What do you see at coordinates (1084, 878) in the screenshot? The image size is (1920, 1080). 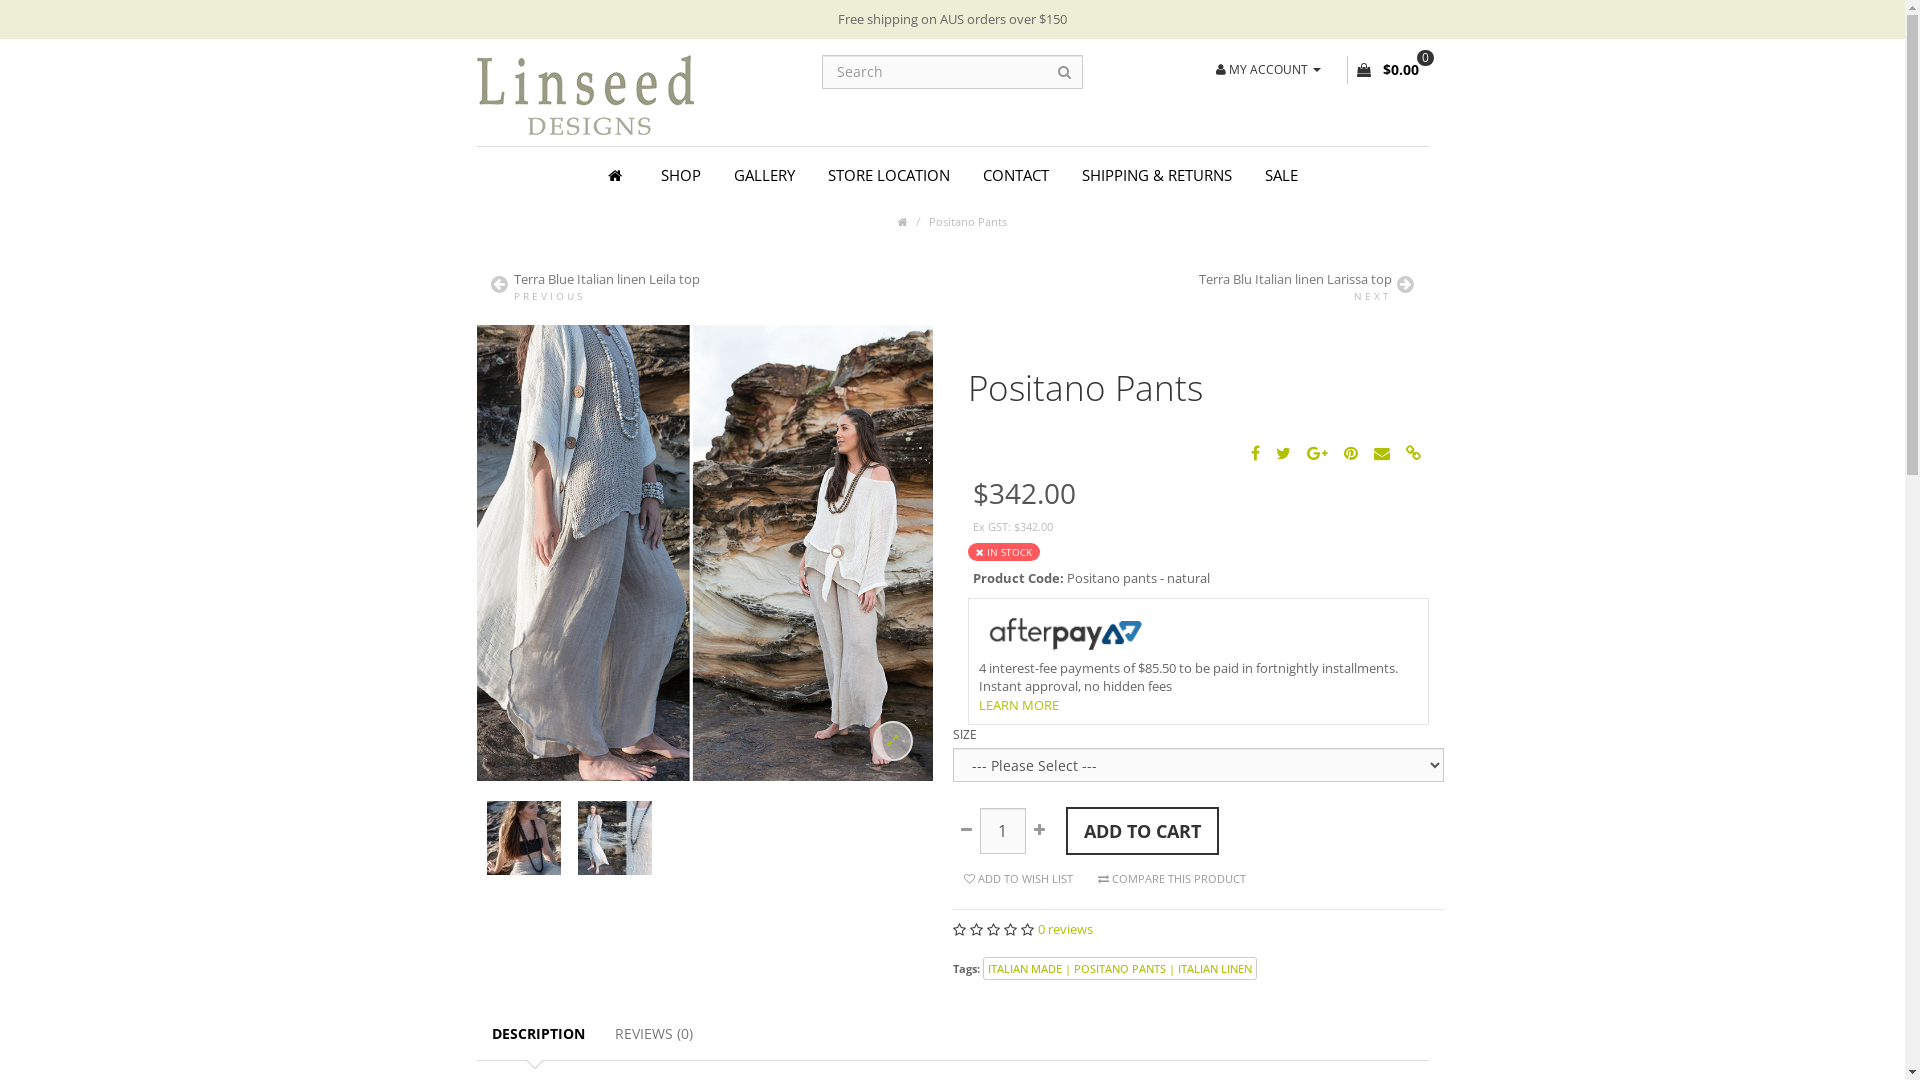 I see `'COMPARE THIS PRODUCT'` at bounding box center [1084, 878].